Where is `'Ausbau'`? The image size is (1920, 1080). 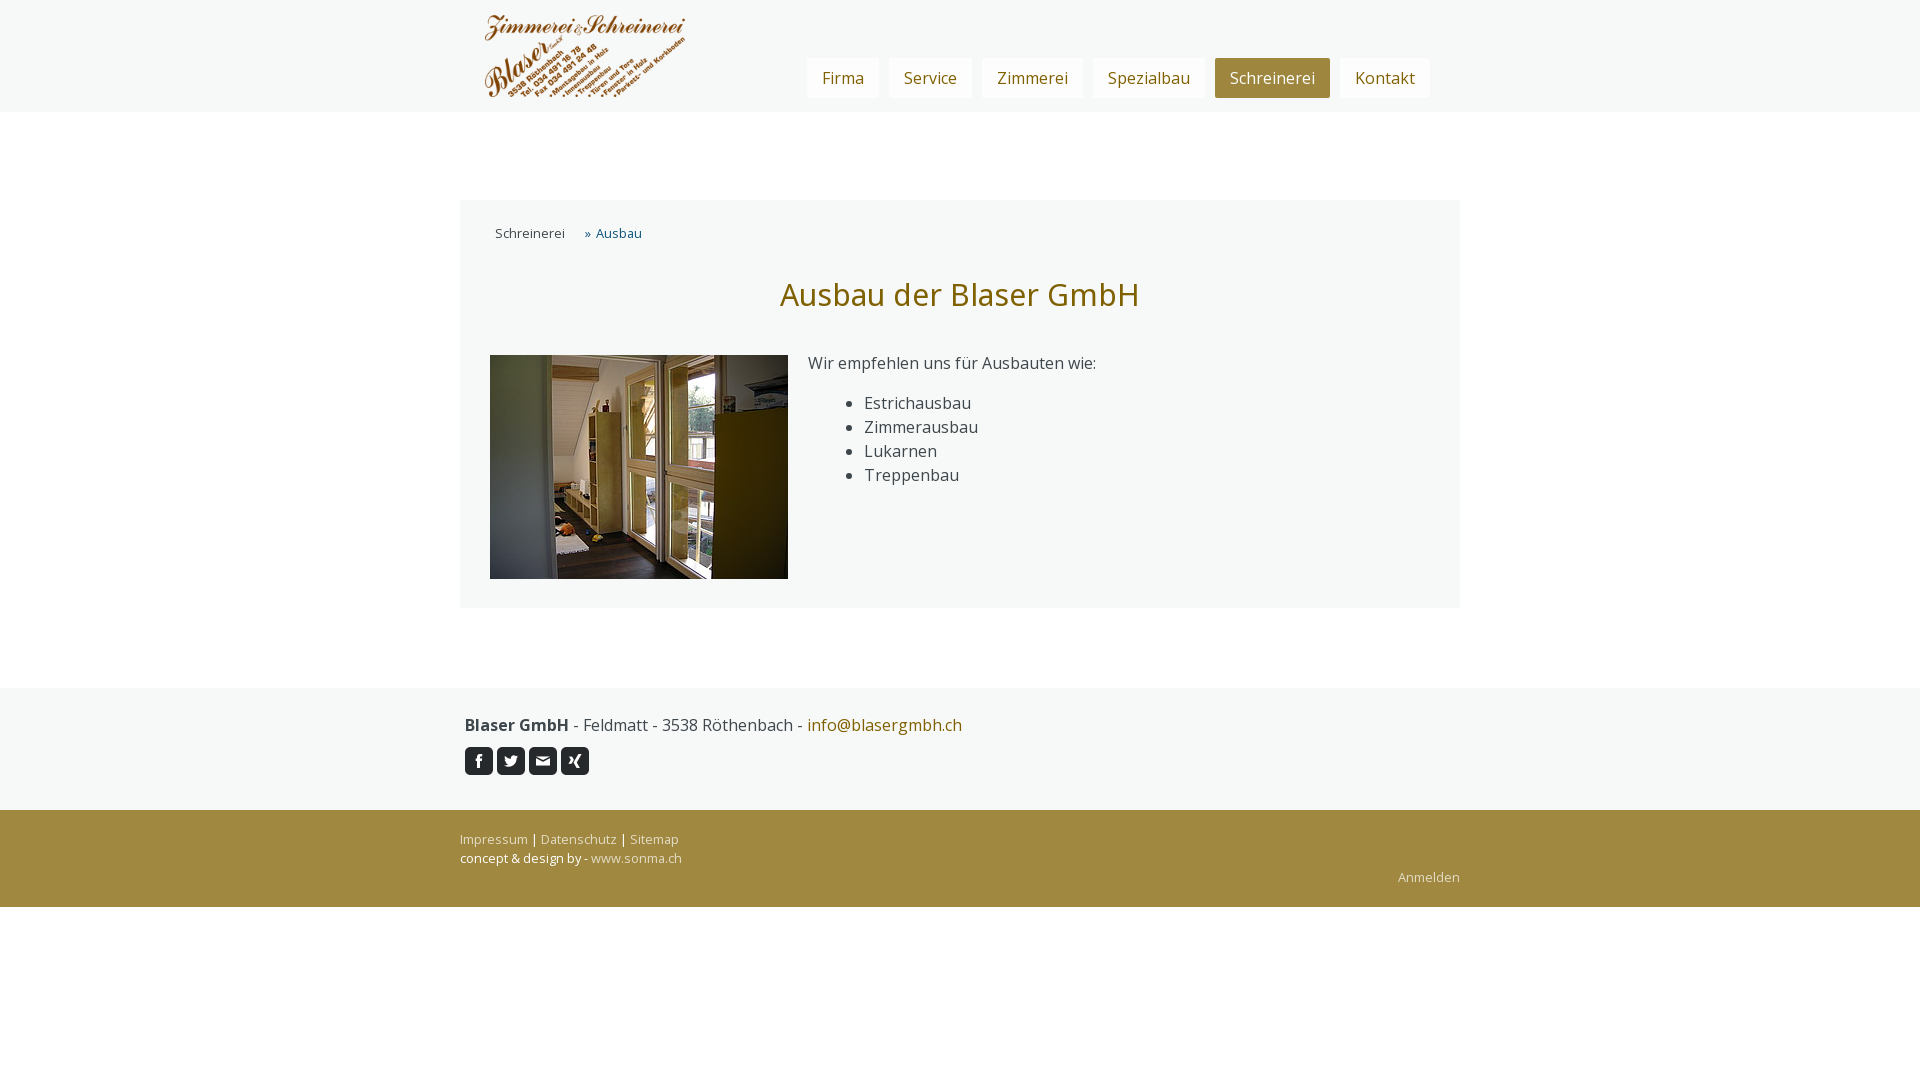 'Ausbau' is located at coordinates (612, 231).